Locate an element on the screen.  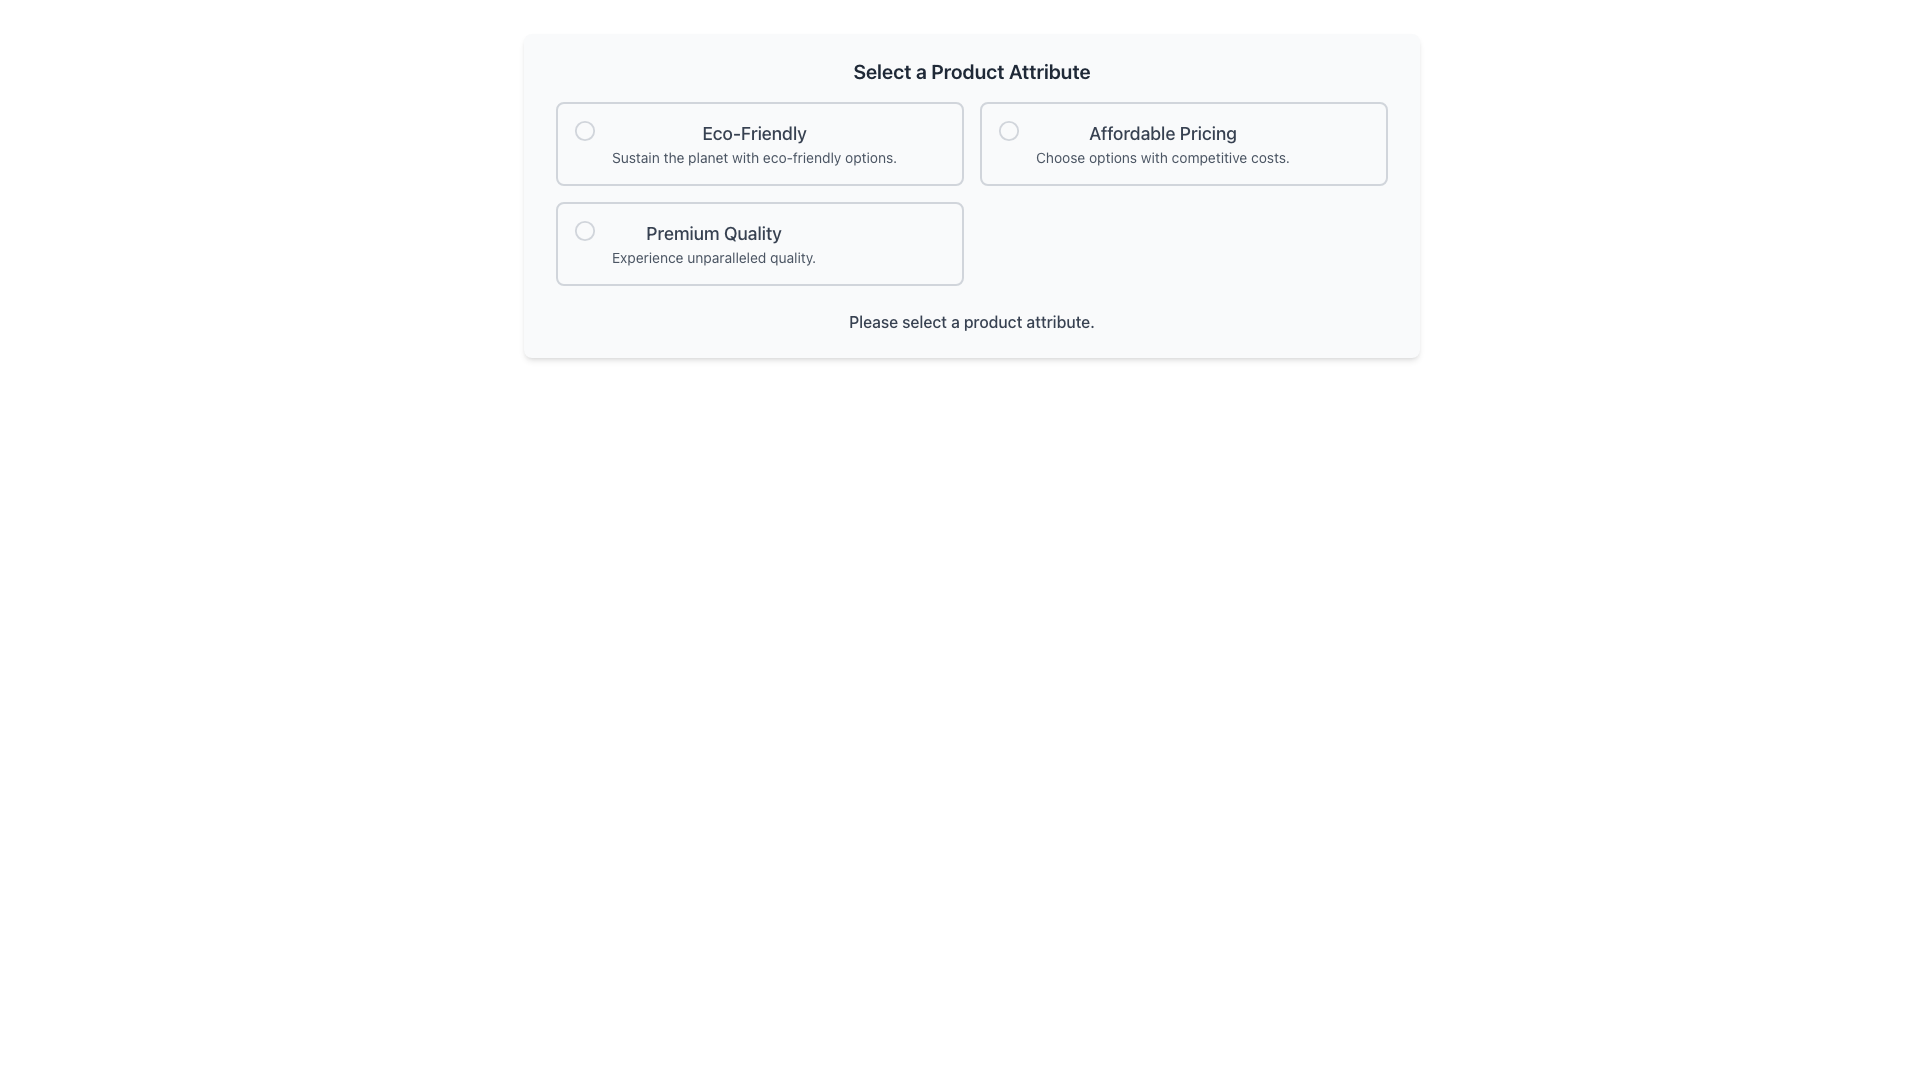
text label 'Premium Quality' which is centered in the third choice group of selection options is located at coordinates (714, 233).